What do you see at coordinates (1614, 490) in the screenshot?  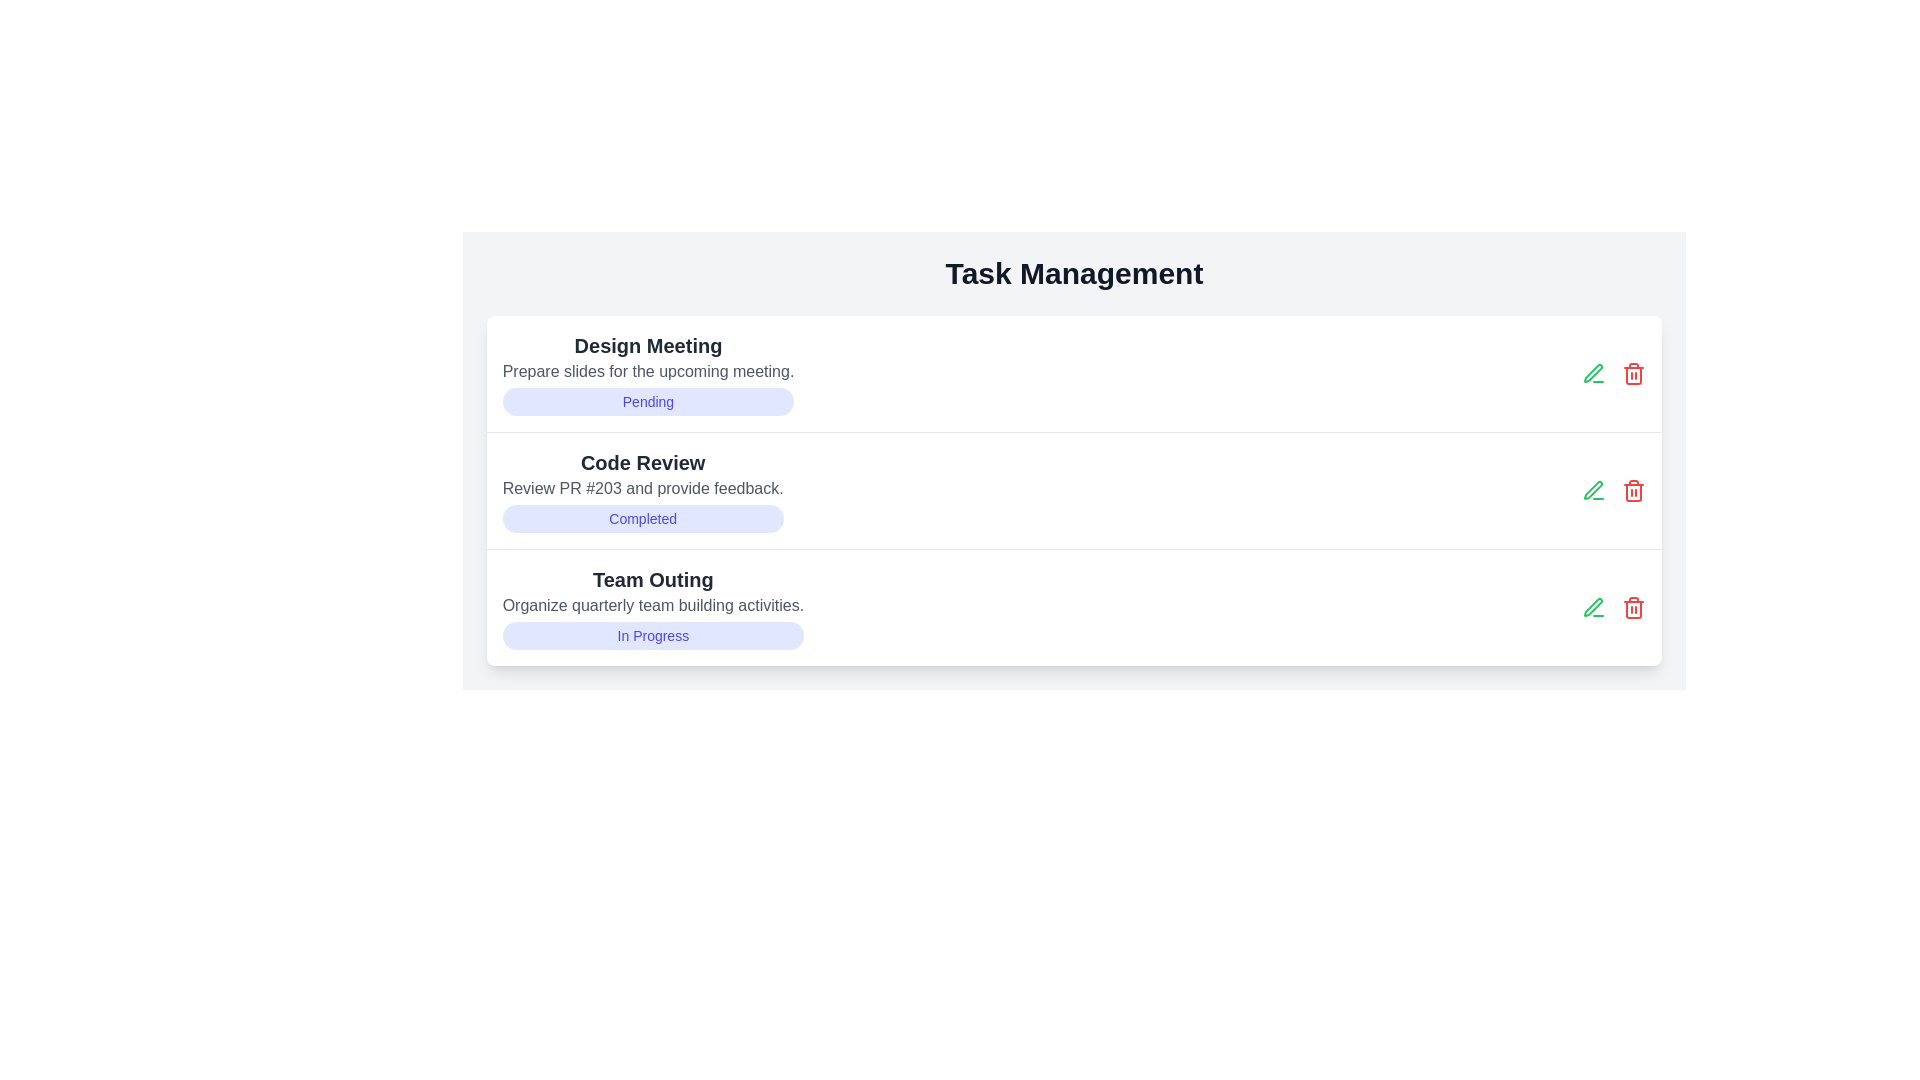 I see `the green pencil icon in the action icons row for the 'Code Review' task` at bounding box center [1614, 490].